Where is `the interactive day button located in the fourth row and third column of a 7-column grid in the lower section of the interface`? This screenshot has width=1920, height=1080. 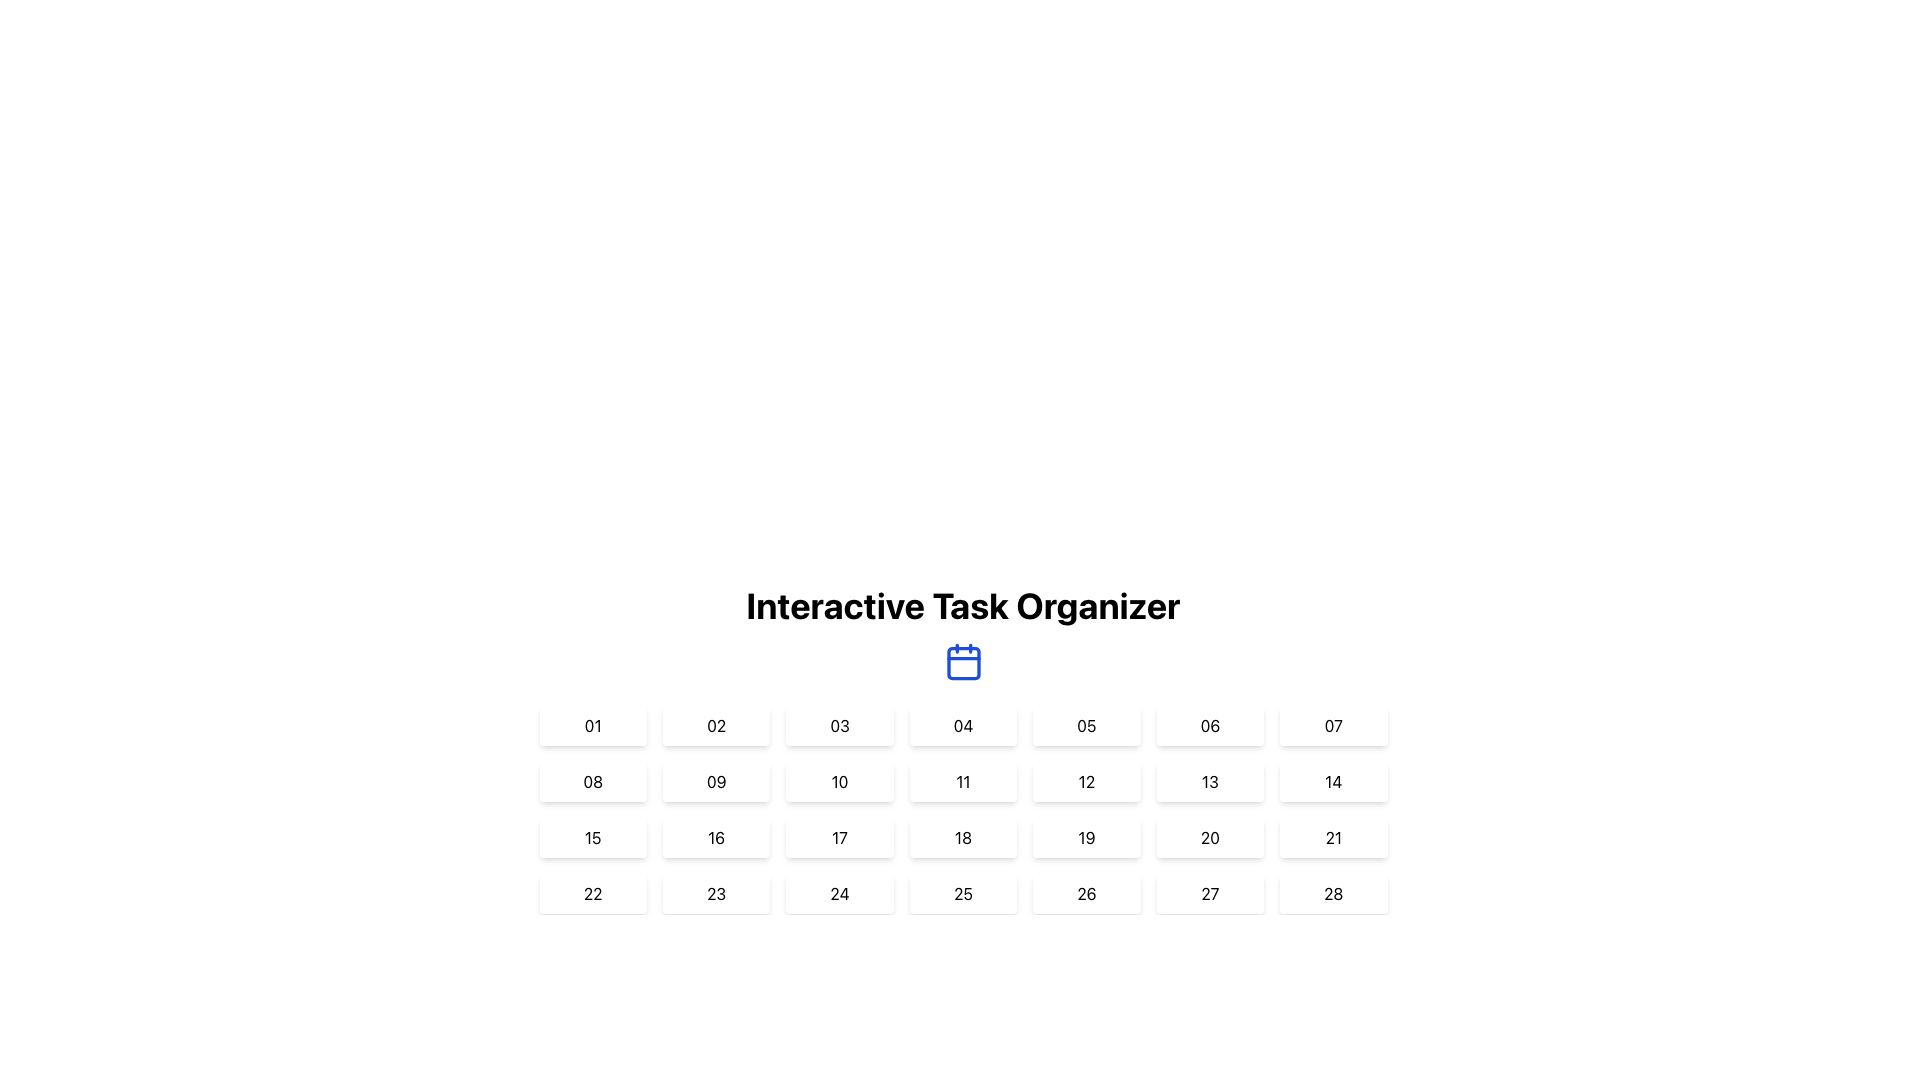
the interactive day button located in the fourth row and third column of a 7-column grid in the lower section of the interface is located at coordinates (840, 893).